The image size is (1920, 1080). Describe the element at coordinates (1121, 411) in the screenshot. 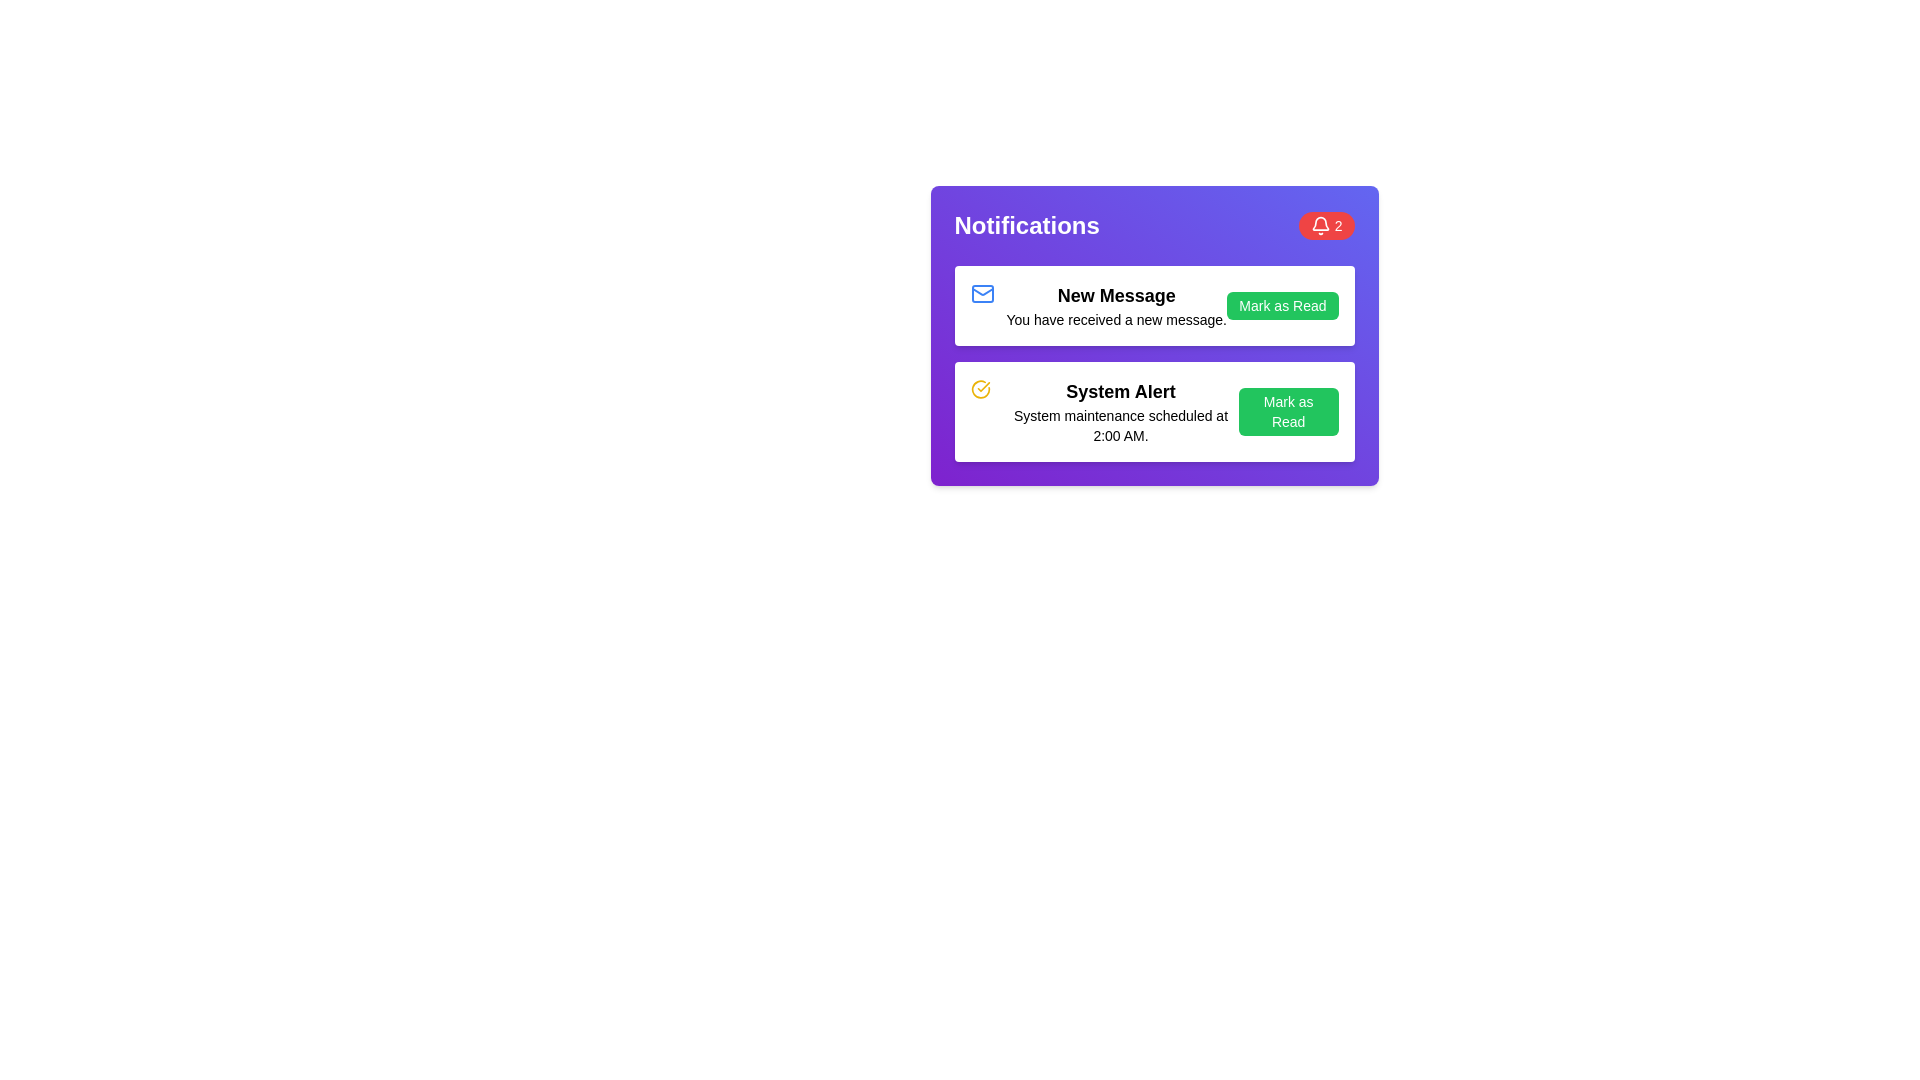

I see `the text block containing the notification message 'System Alert' and 'System maintenance scheduled at 2:00 AM.'` at that location.